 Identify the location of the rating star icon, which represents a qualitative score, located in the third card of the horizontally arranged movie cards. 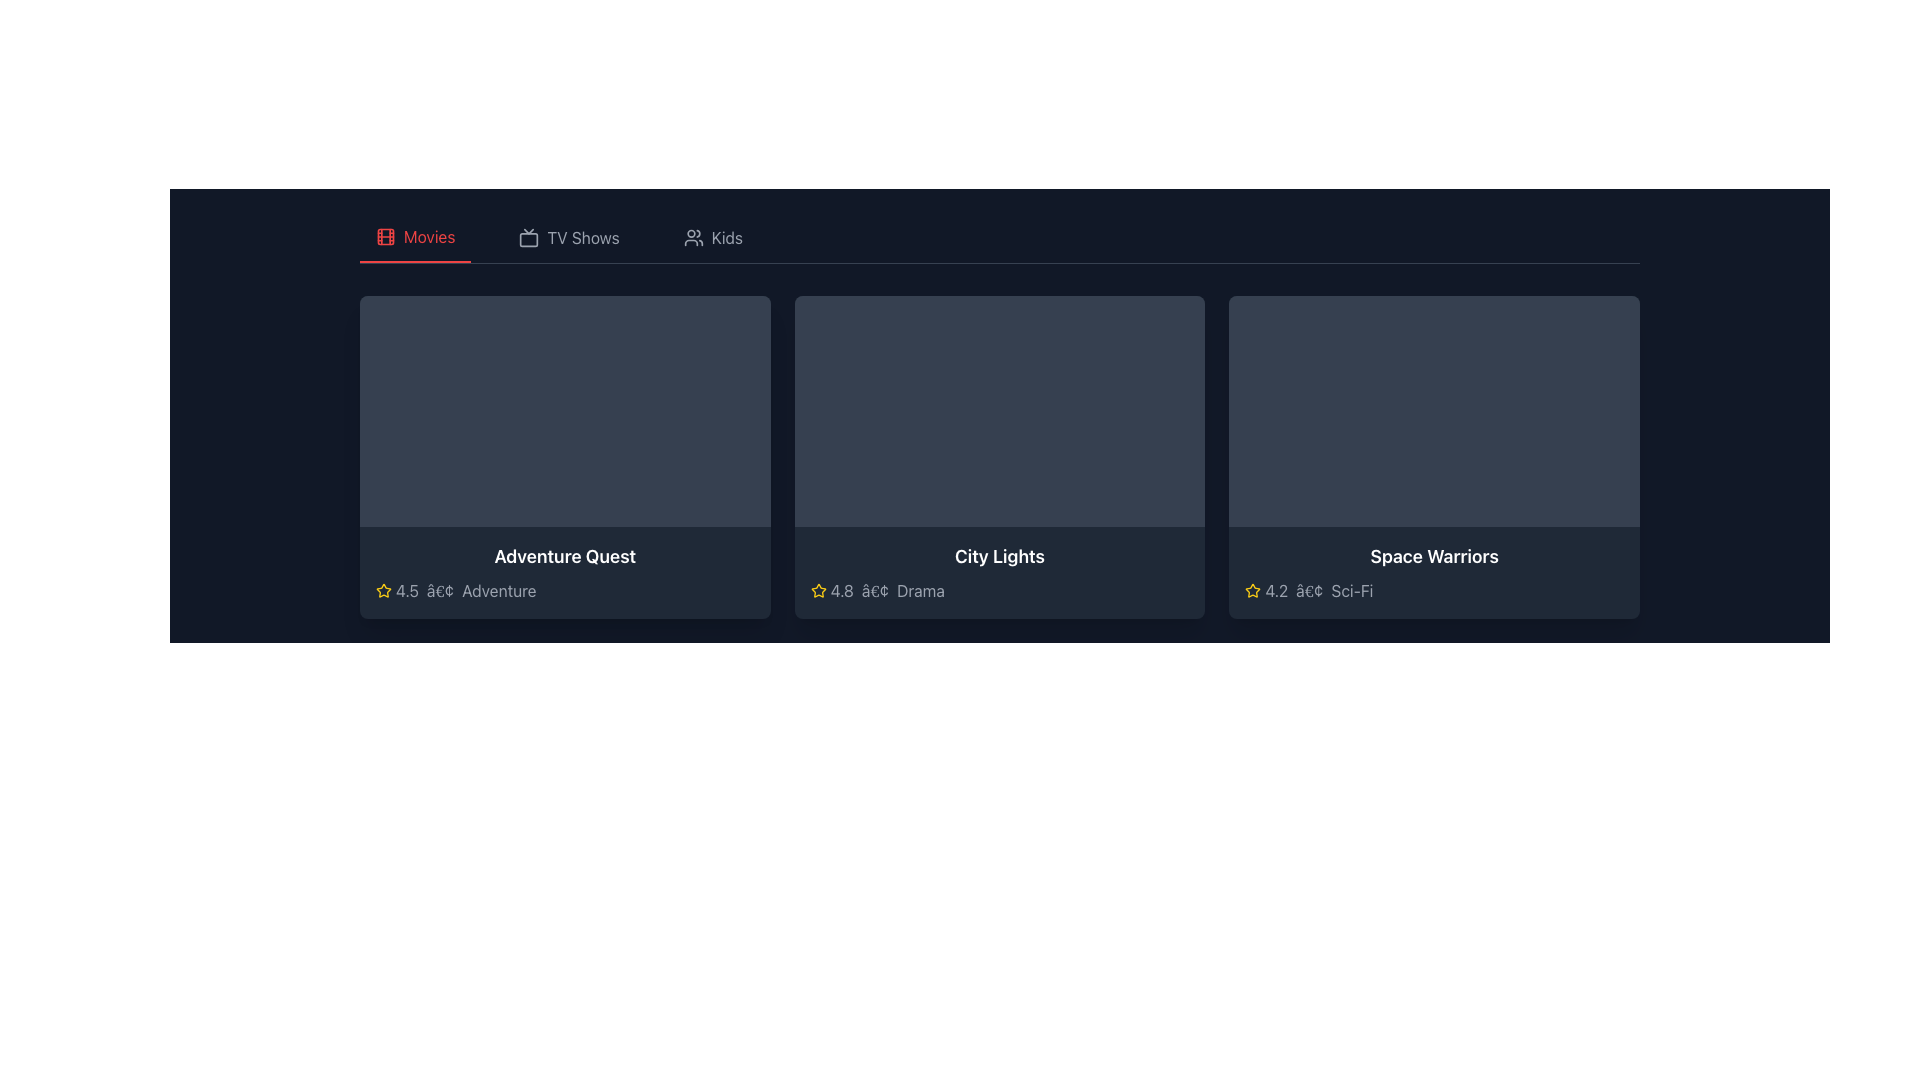
(1252, 589).